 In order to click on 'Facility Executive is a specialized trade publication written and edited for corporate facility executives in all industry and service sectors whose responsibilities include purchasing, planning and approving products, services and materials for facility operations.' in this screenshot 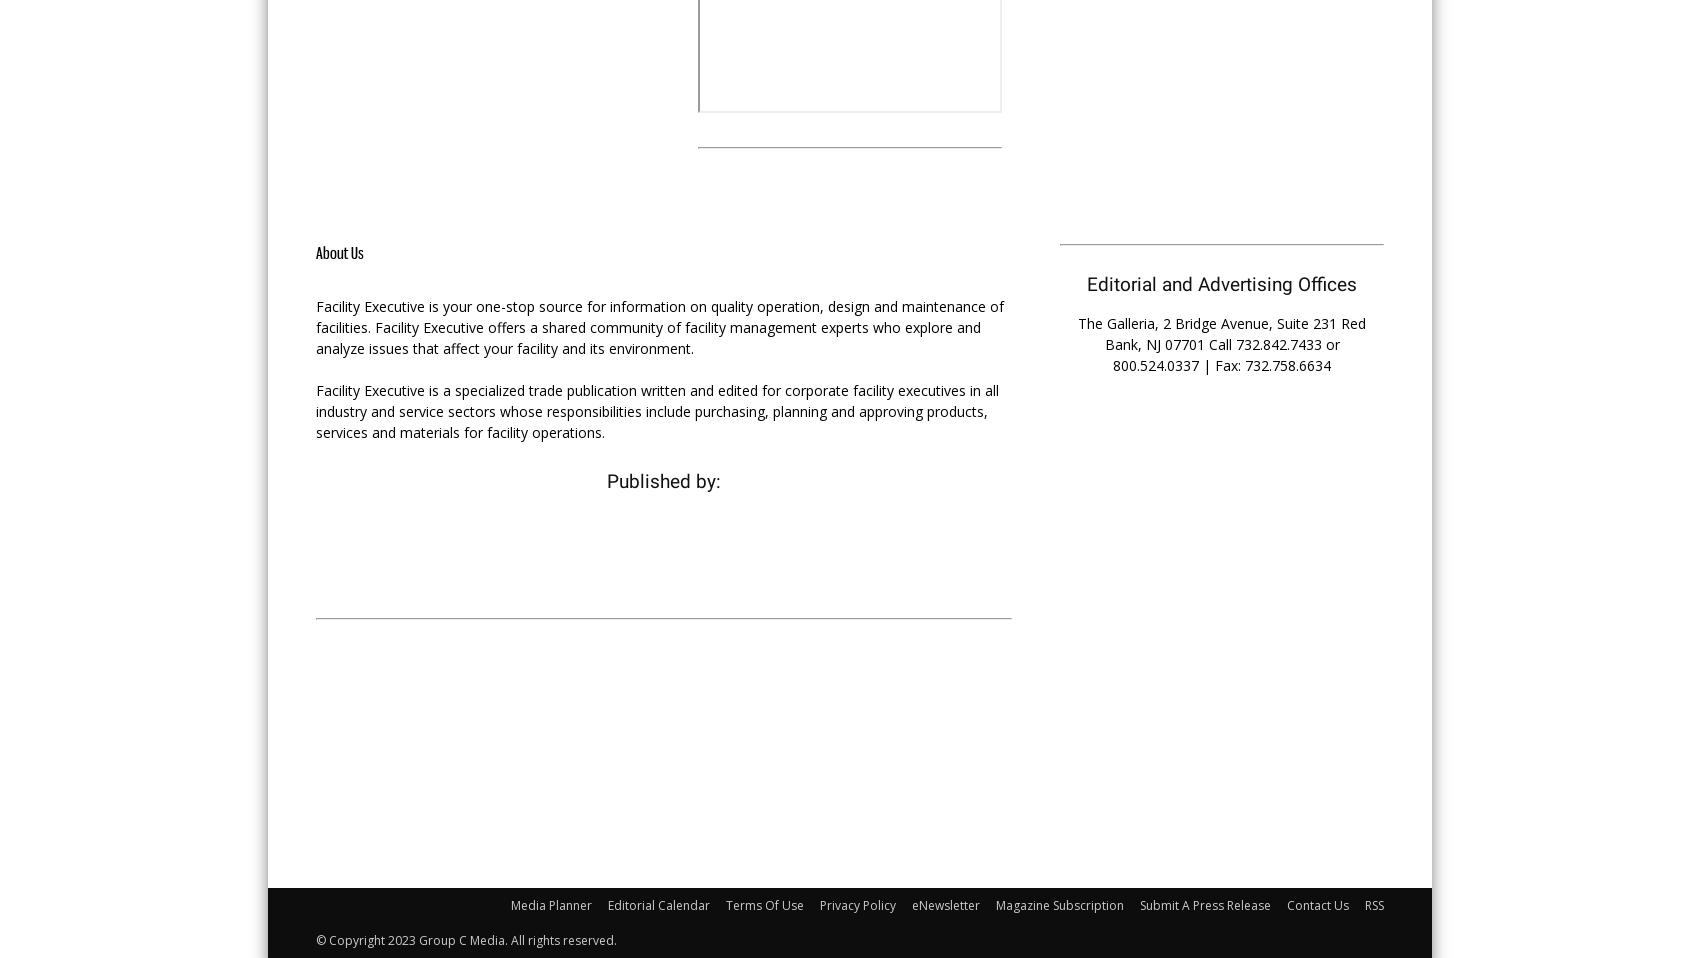, I will do `click(657, 410)`.